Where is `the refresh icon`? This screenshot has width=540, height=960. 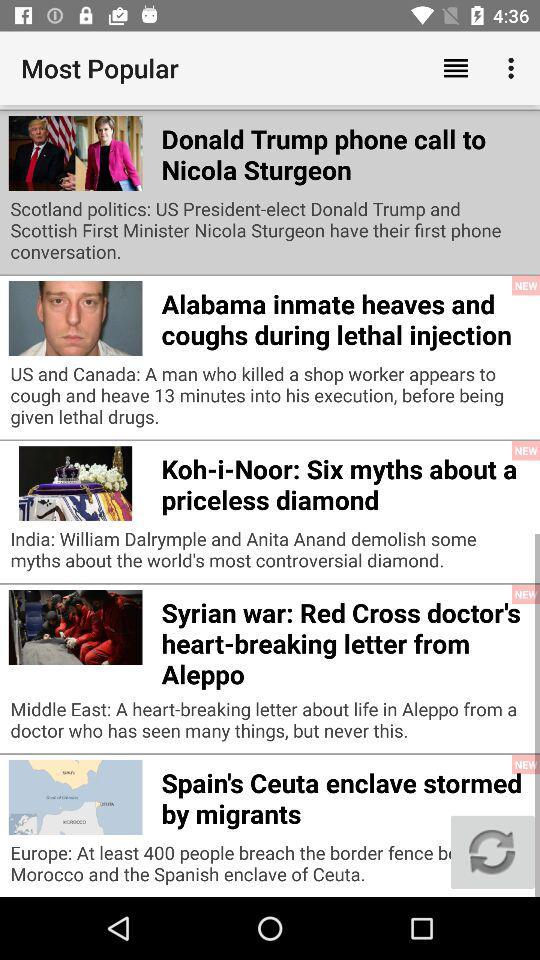
the refresh icon is located at coordinates (491, 851).